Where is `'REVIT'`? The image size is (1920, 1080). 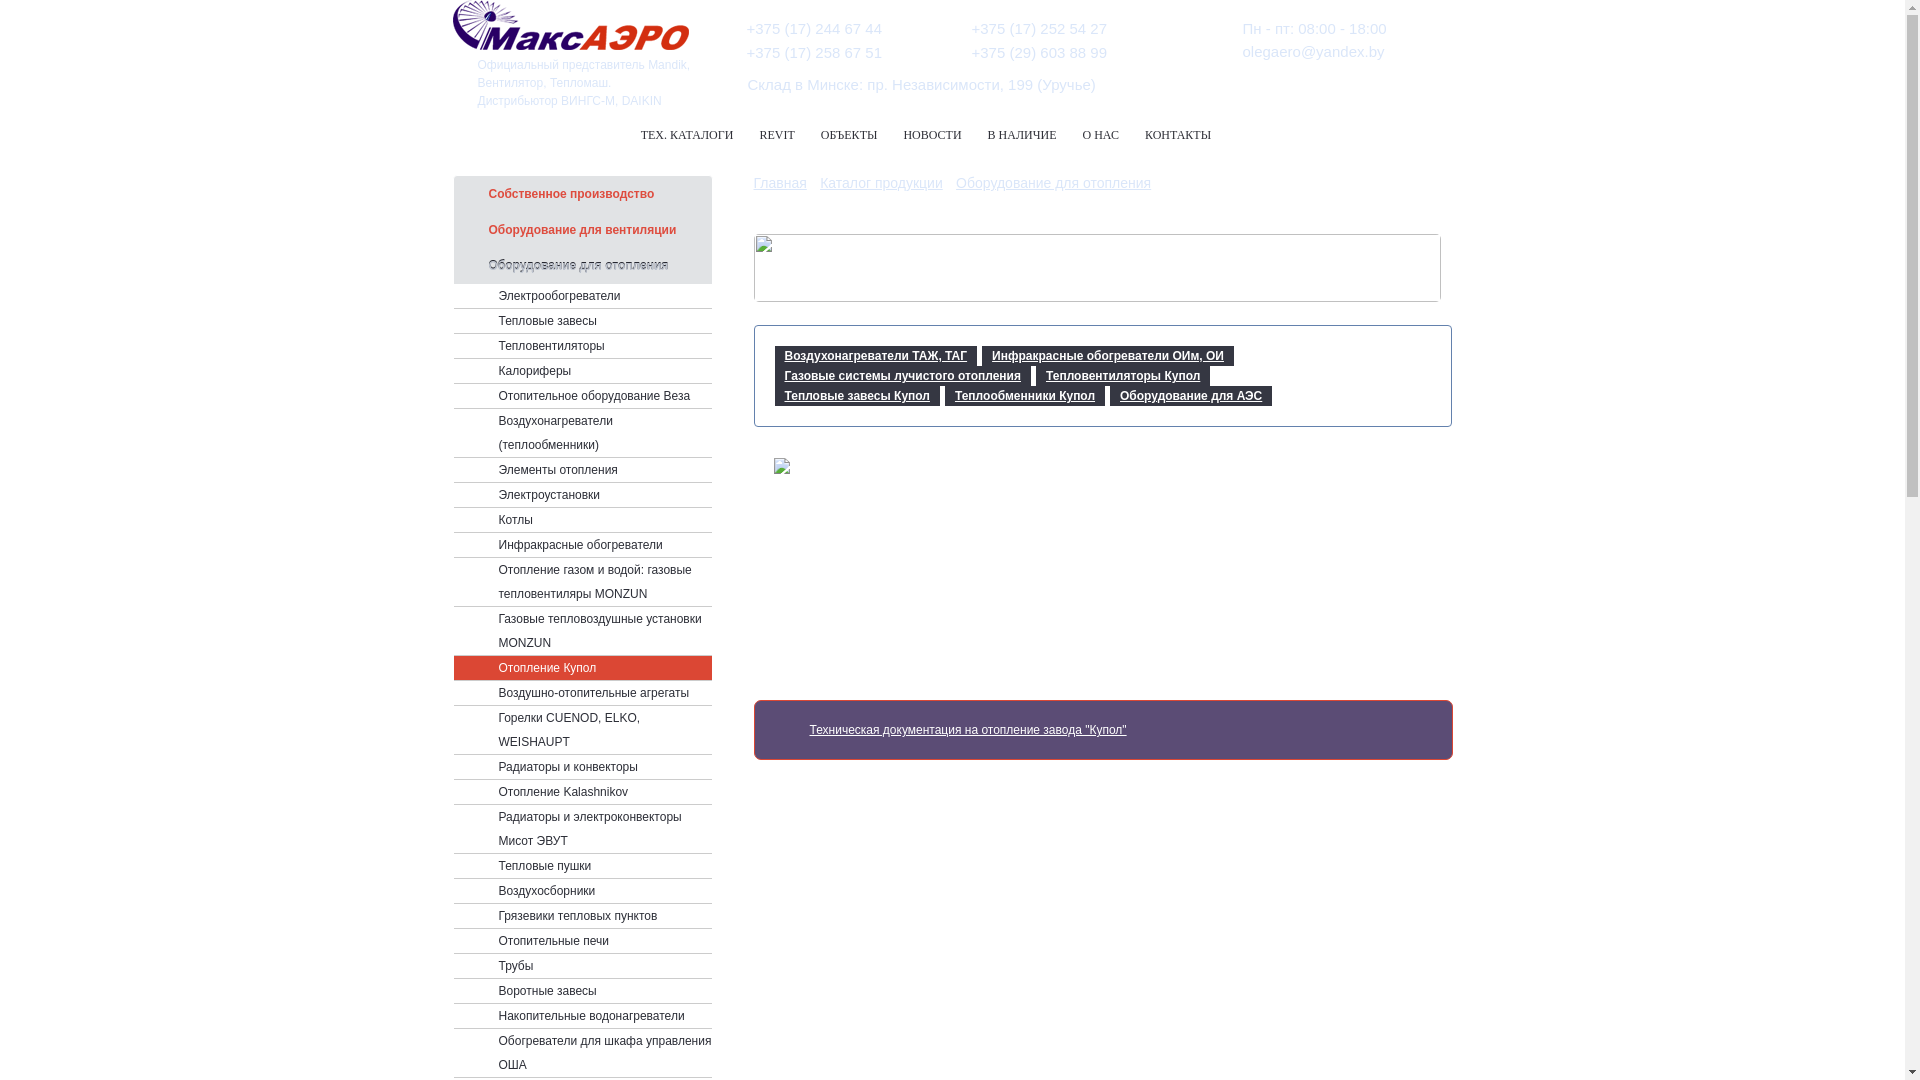
'REVIT' is located at coordinates (775, 135).